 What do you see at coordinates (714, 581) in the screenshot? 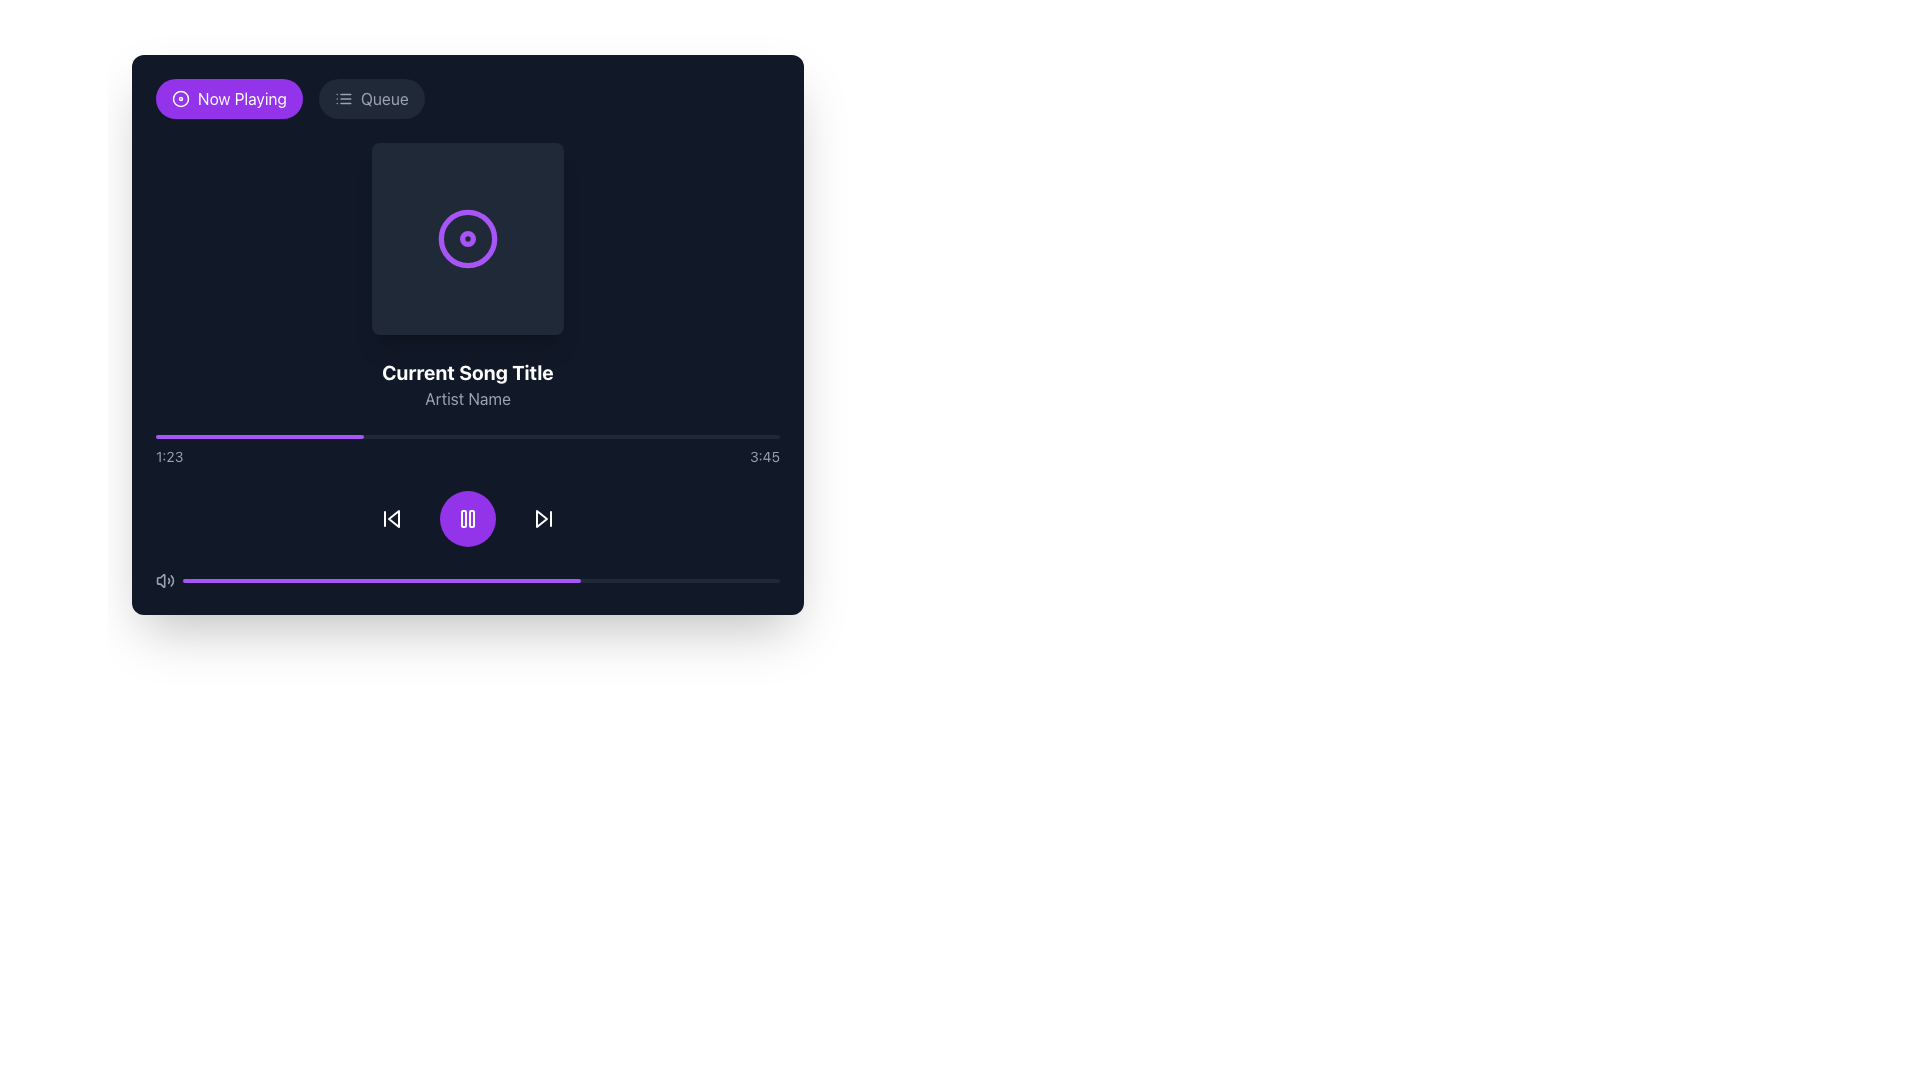
I see `the volume level` at bounding box center [714, 581].